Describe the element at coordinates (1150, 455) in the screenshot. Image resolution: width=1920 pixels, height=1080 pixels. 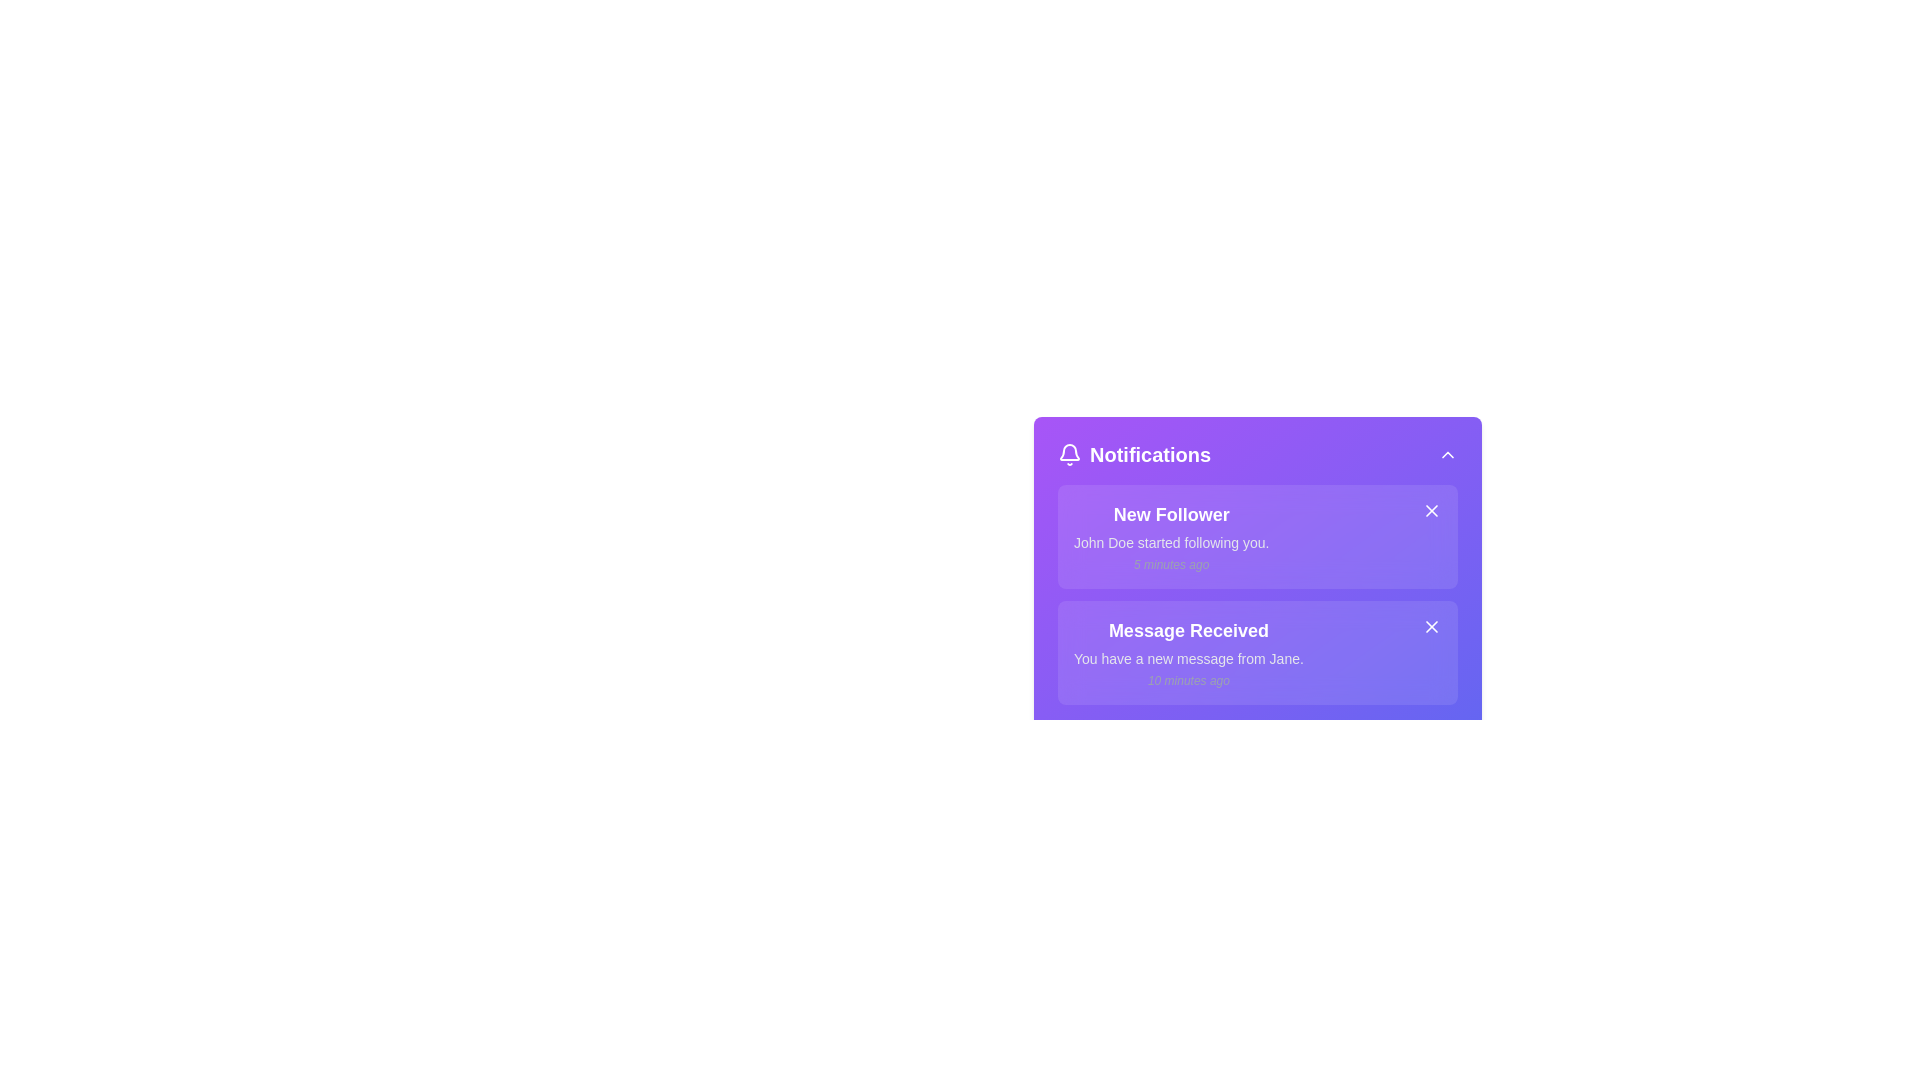
I see `text content of the bold 'Notifications' label displayed in white over a purple background in the notification panel` at that location.